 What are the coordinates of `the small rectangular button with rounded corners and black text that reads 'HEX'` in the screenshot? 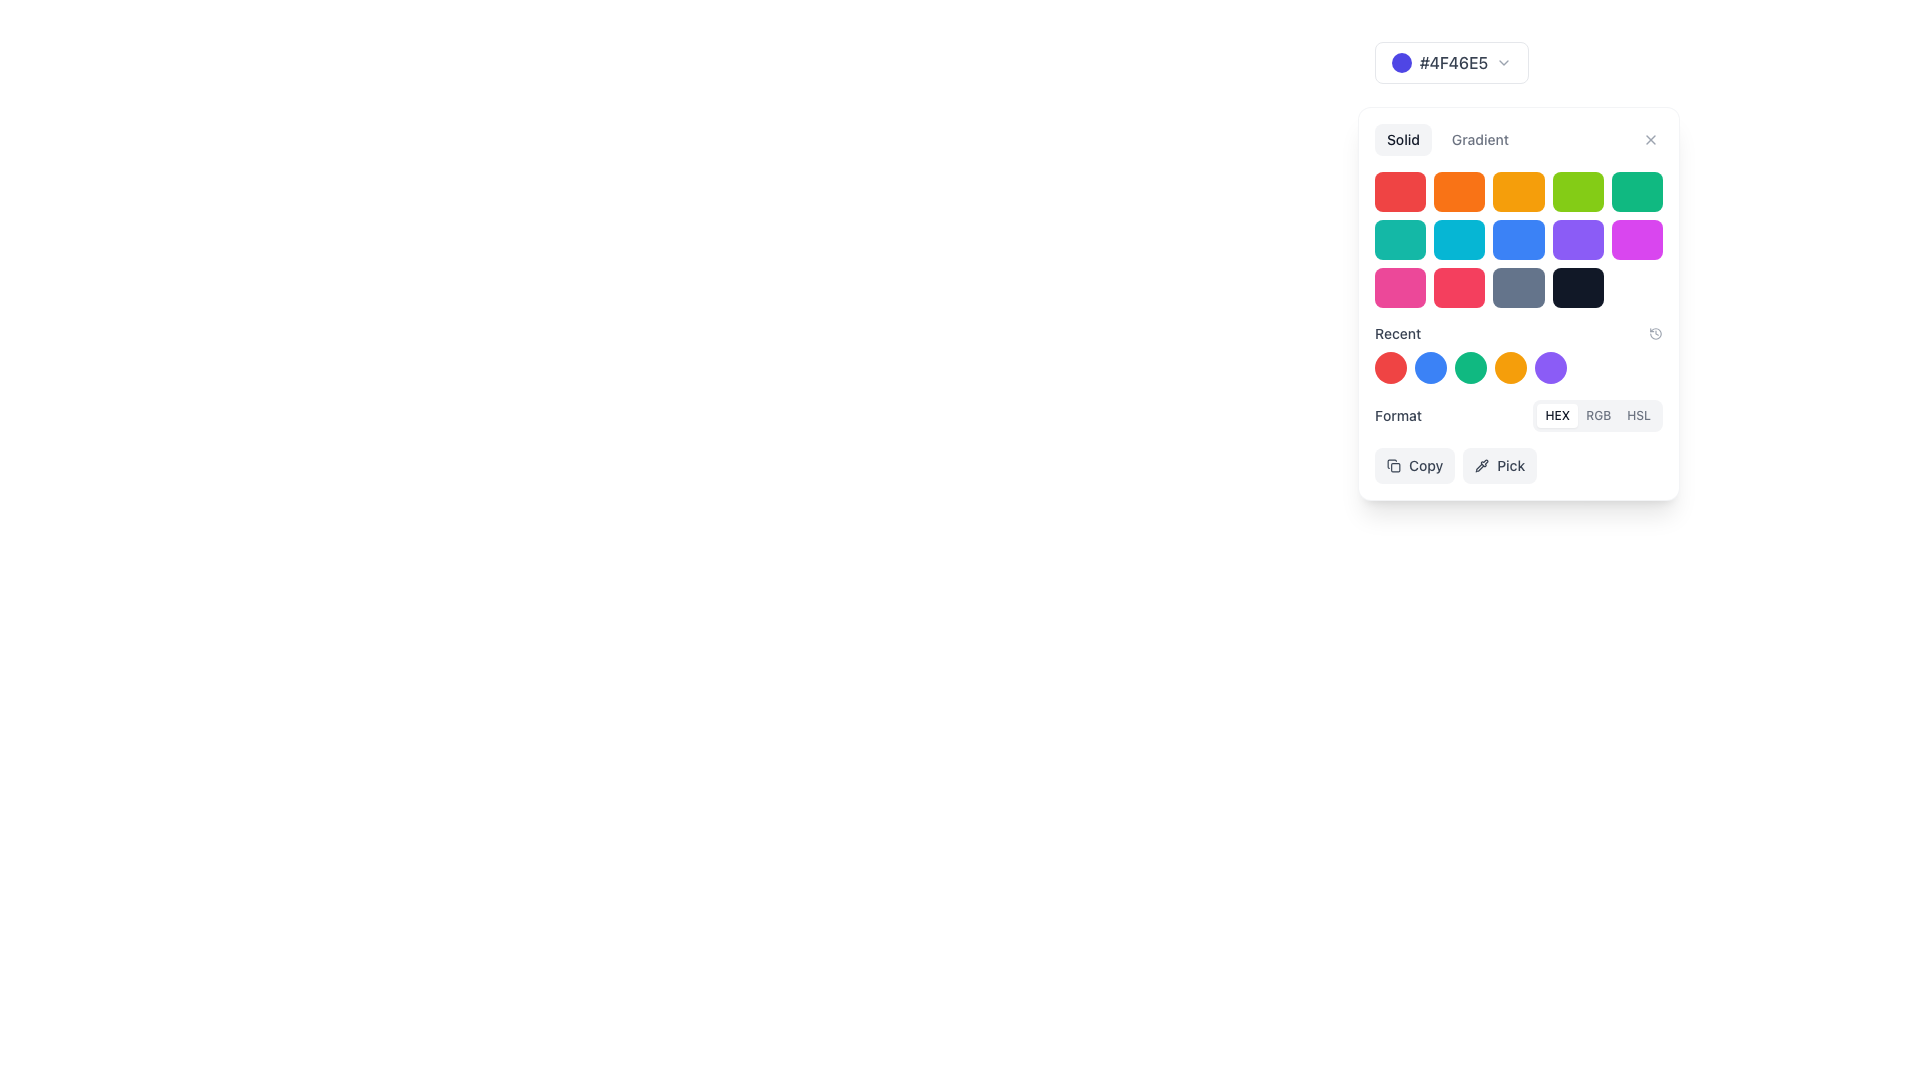 It's located at (1556, 415).